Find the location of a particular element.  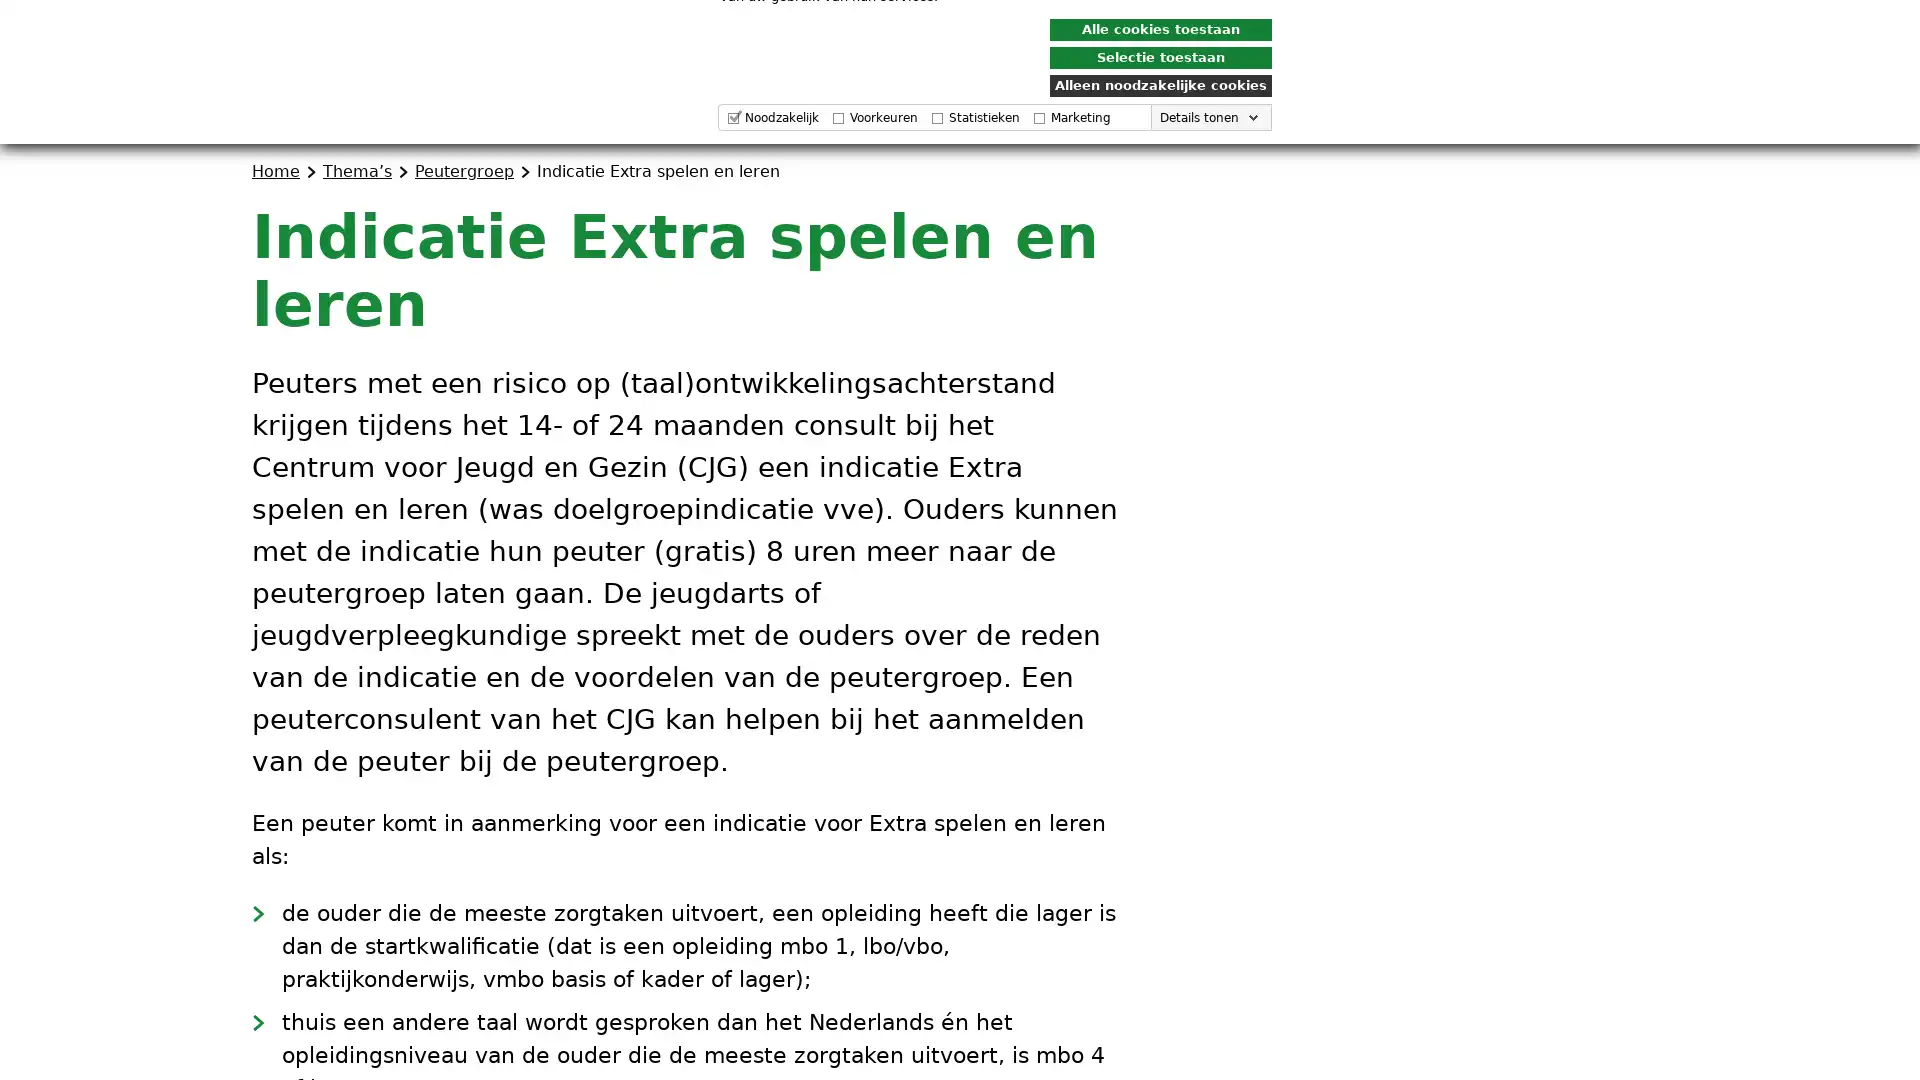

Sub menu openen/sluiten is located at coordinates (1261, 93).